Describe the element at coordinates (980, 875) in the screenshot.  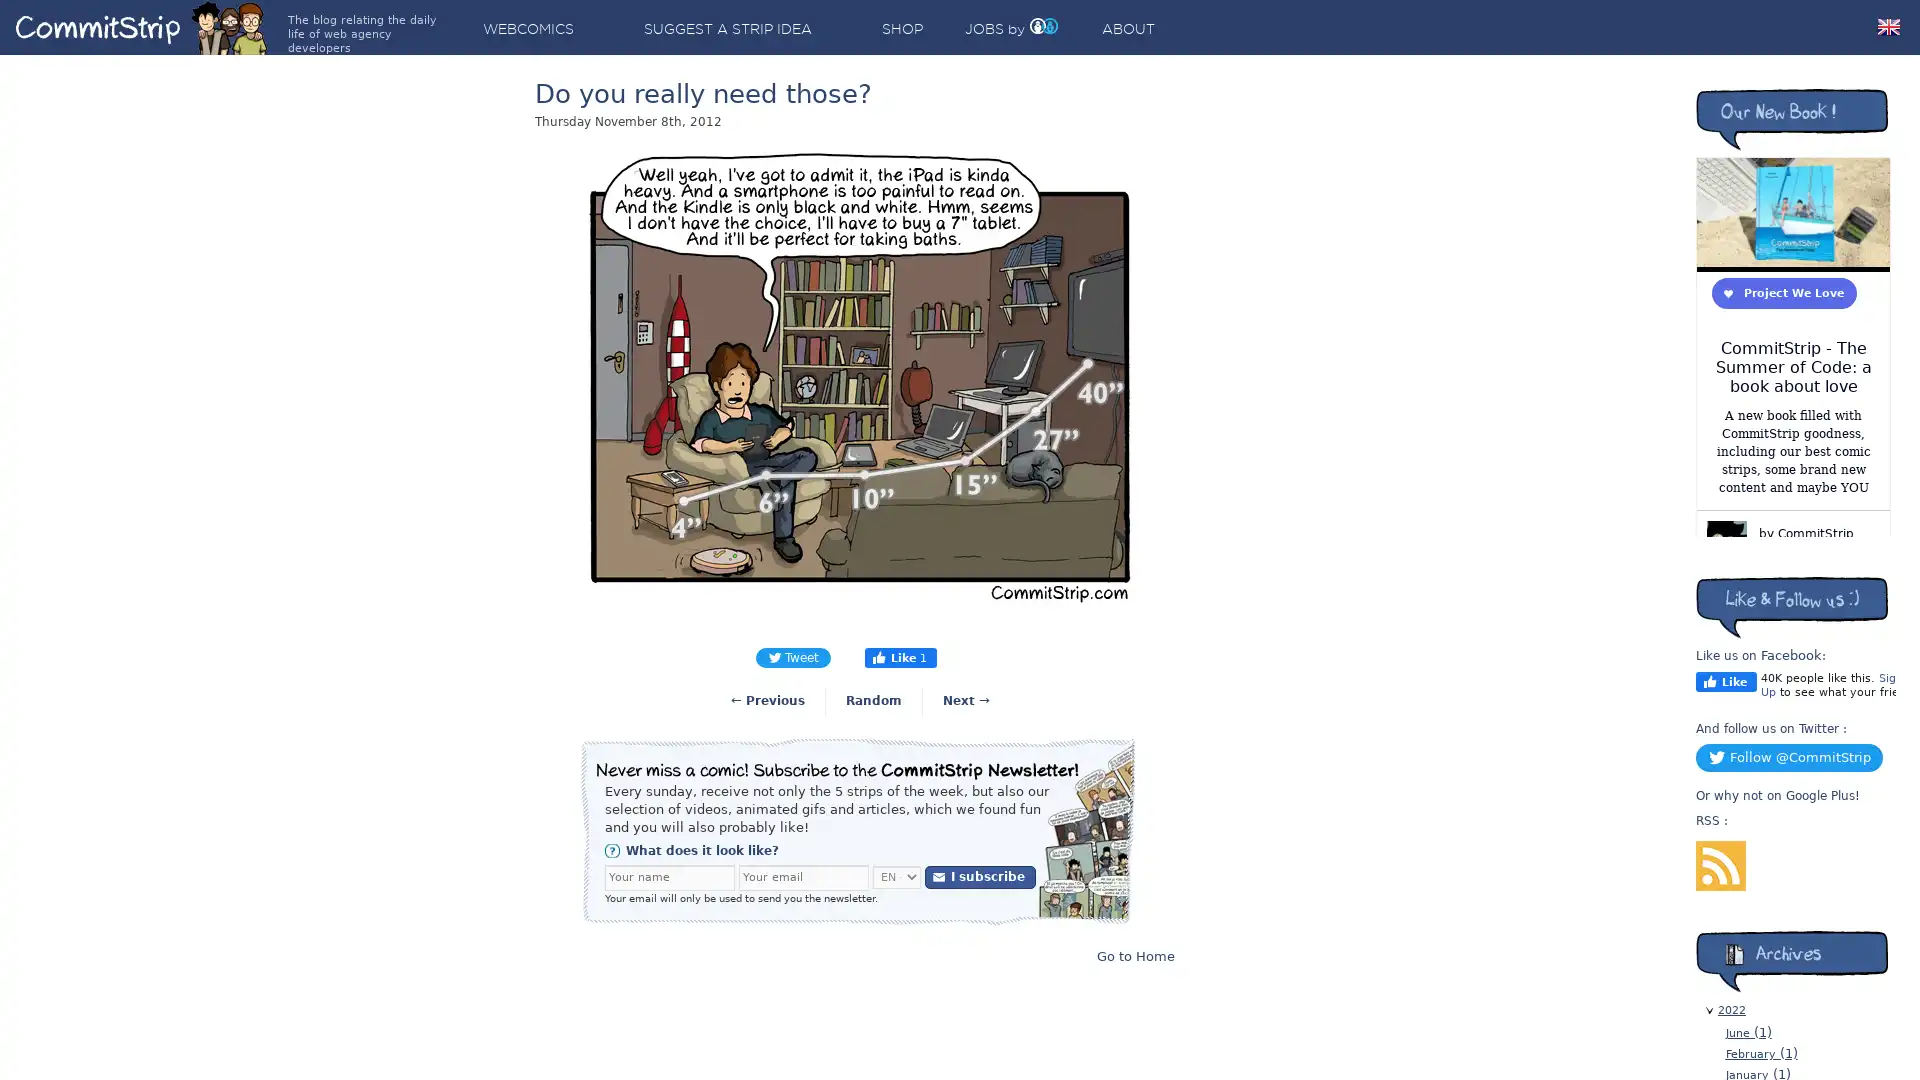
I see `I subscribe` at that location.